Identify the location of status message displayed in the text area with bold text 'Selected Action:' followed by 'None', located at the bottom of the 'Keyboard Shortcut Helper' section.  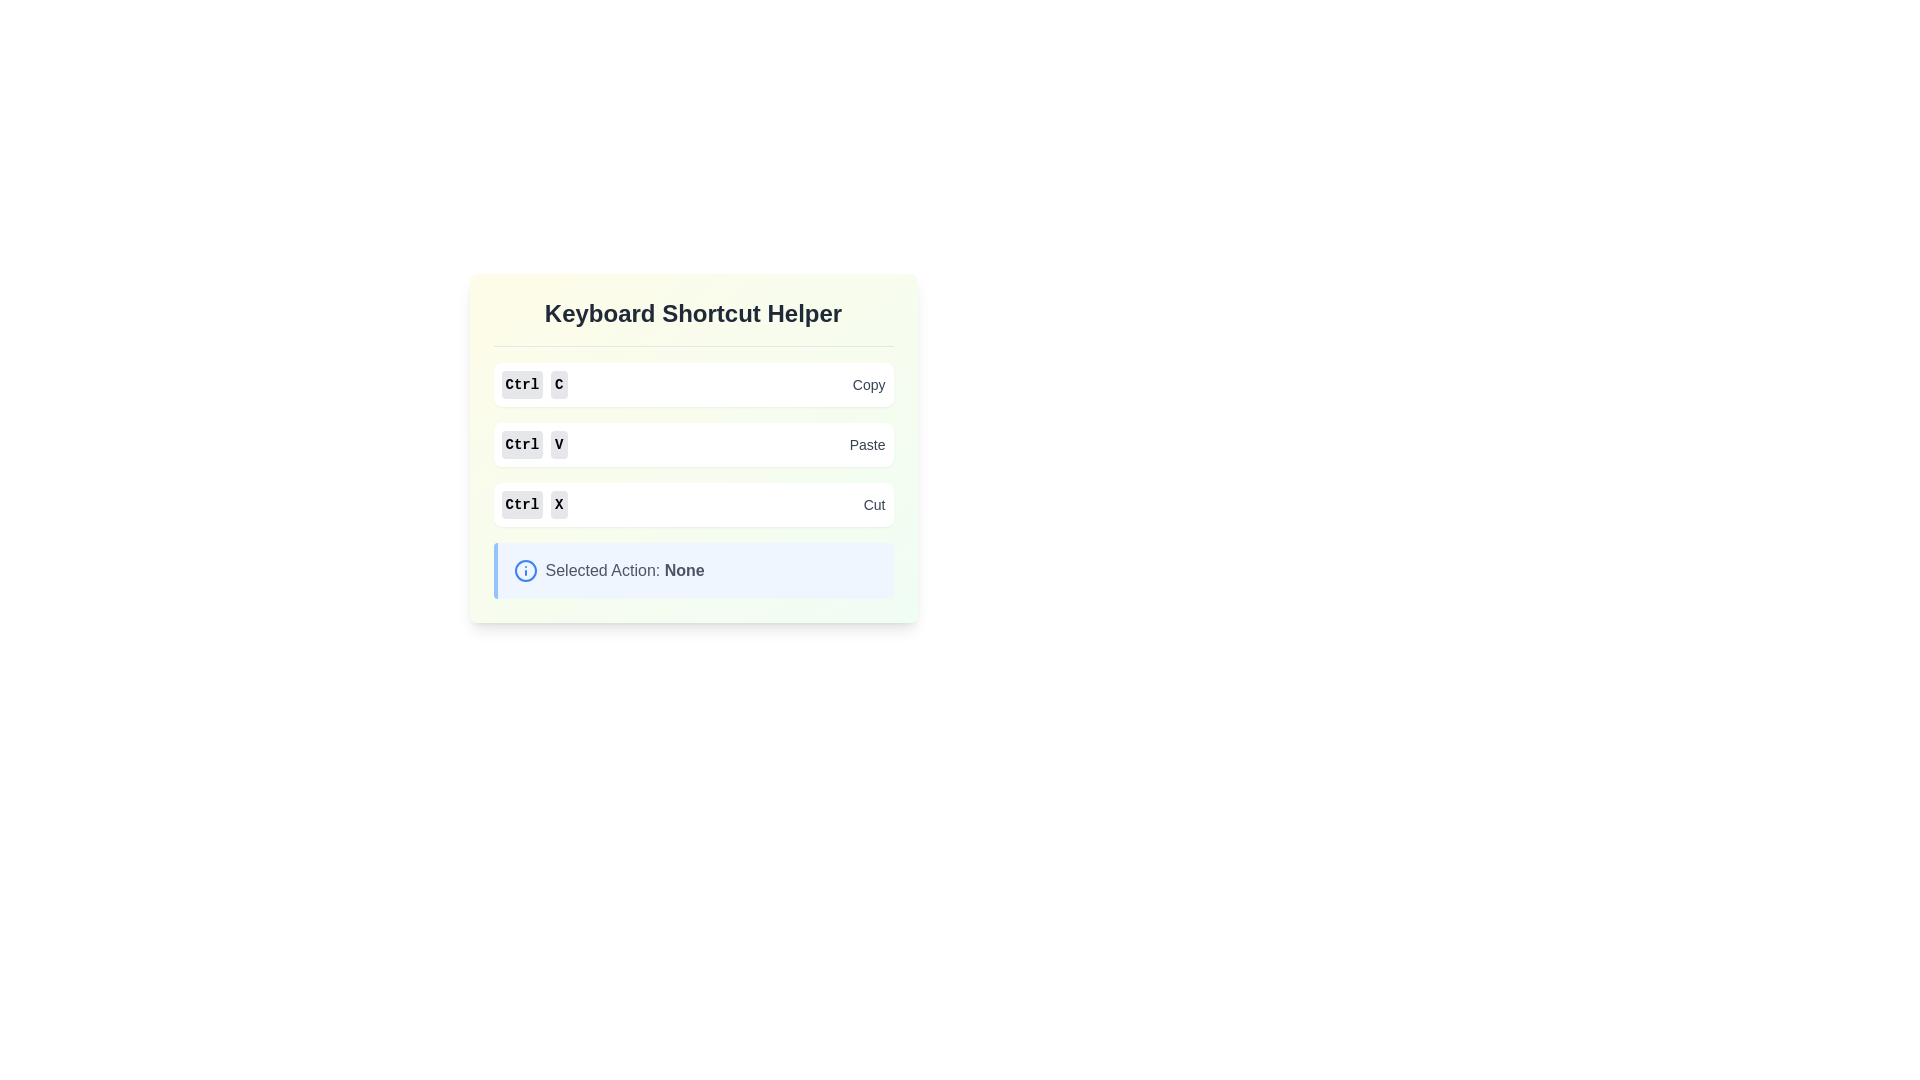
(693, 570).